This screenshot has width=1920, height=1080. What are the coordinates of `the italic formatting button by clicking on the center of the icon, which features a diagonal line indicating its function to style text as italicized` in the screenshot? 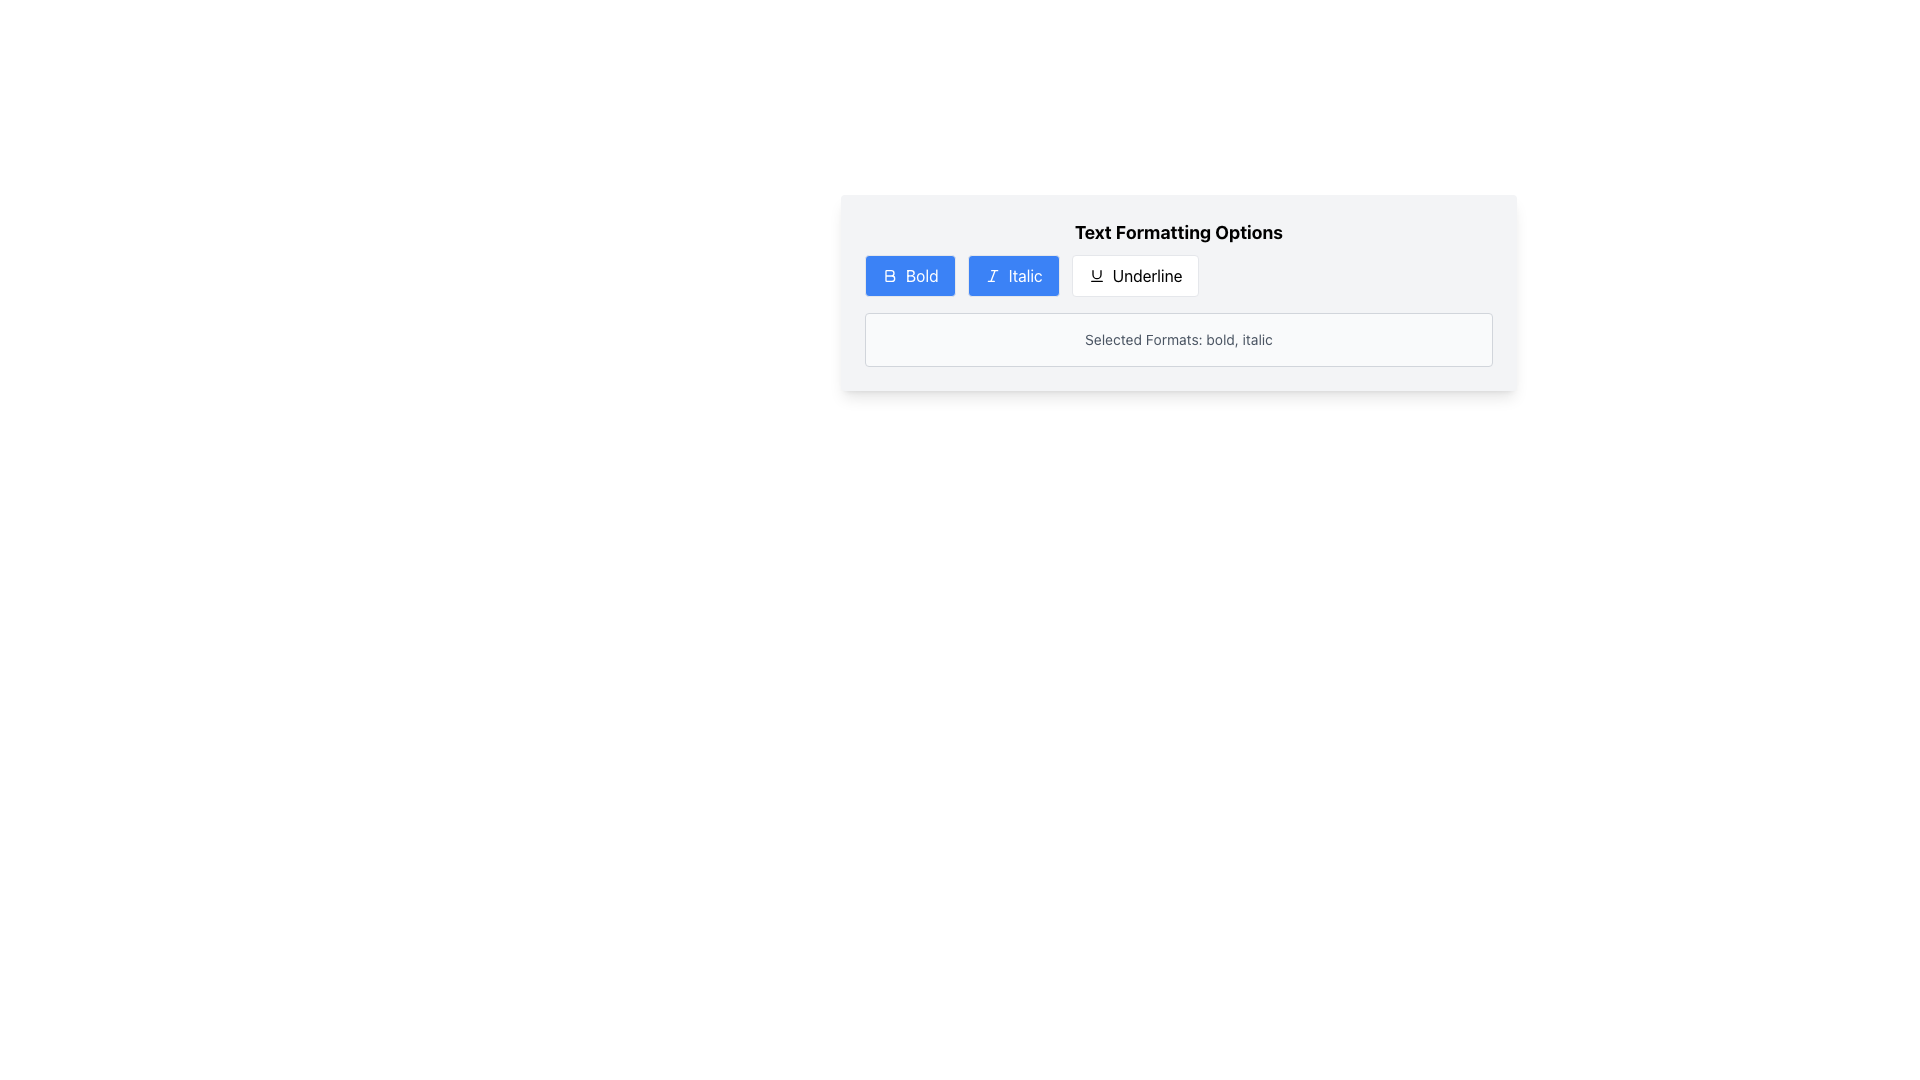 It's located at (992, 276).